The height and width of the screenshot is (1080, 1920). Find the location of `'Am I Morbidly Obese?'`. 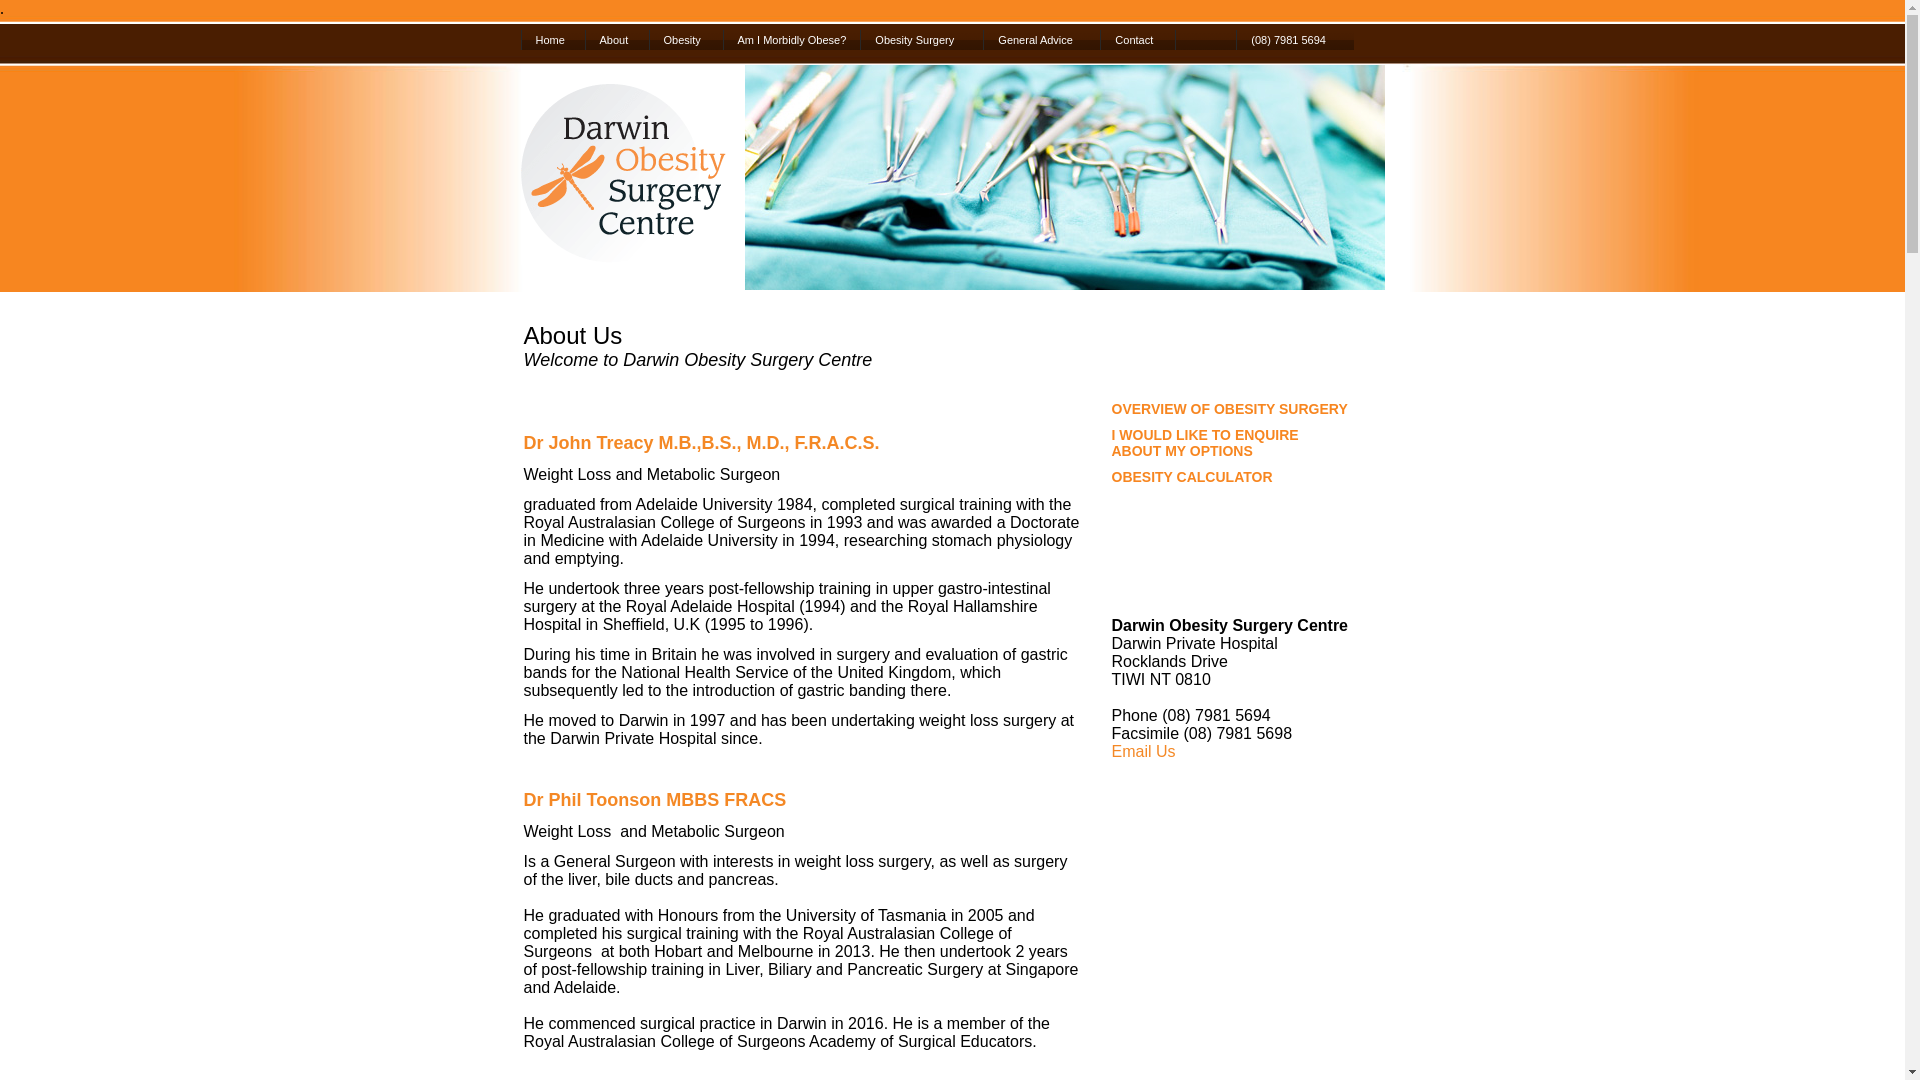

'Am I Morbidly Obese?' is located at coordinates (720, 39).